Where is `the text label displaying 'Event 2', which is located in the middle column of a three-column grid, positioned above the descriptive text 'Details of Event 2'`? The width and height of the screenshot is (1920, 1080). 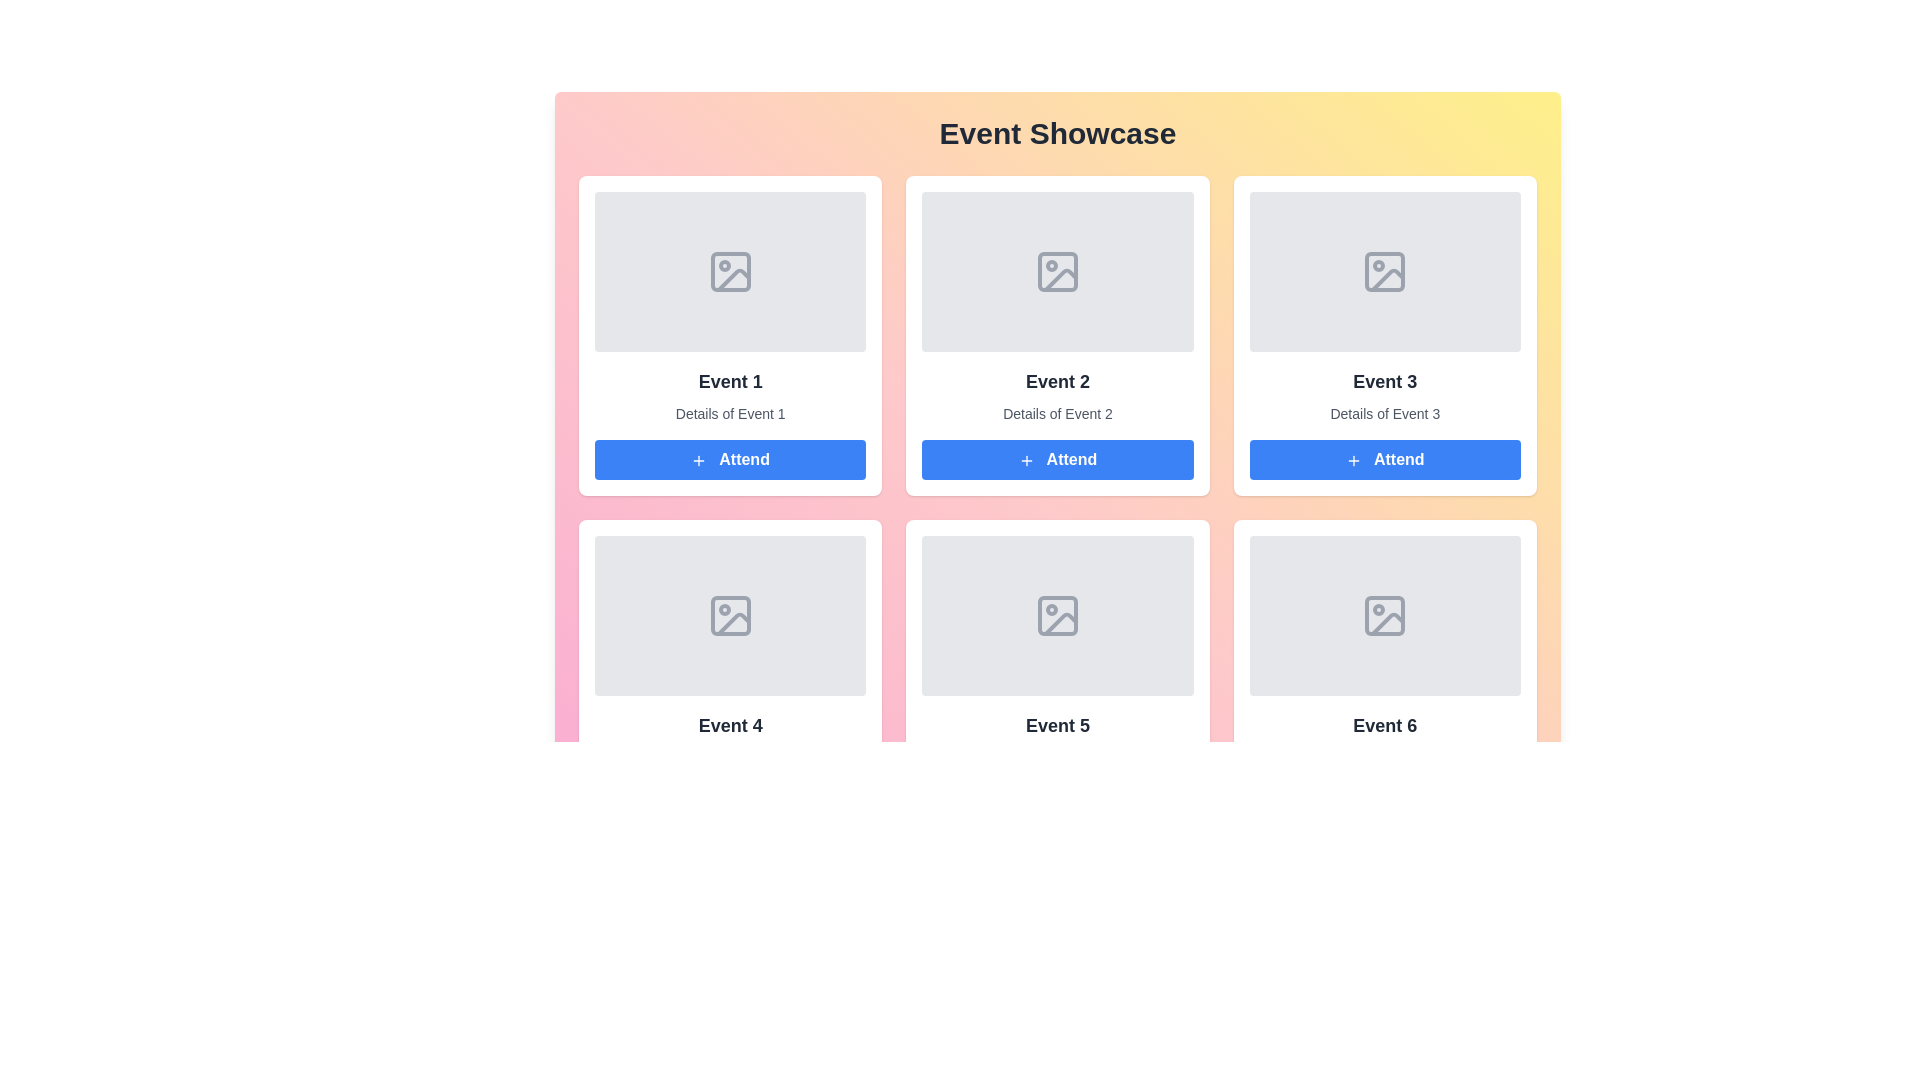
the text label displaying 'Event 2', which is located in the middle column of a three-column grid, positioned above the descriptive text 'Details of Event 2' is located at coordinates (1056, 381).